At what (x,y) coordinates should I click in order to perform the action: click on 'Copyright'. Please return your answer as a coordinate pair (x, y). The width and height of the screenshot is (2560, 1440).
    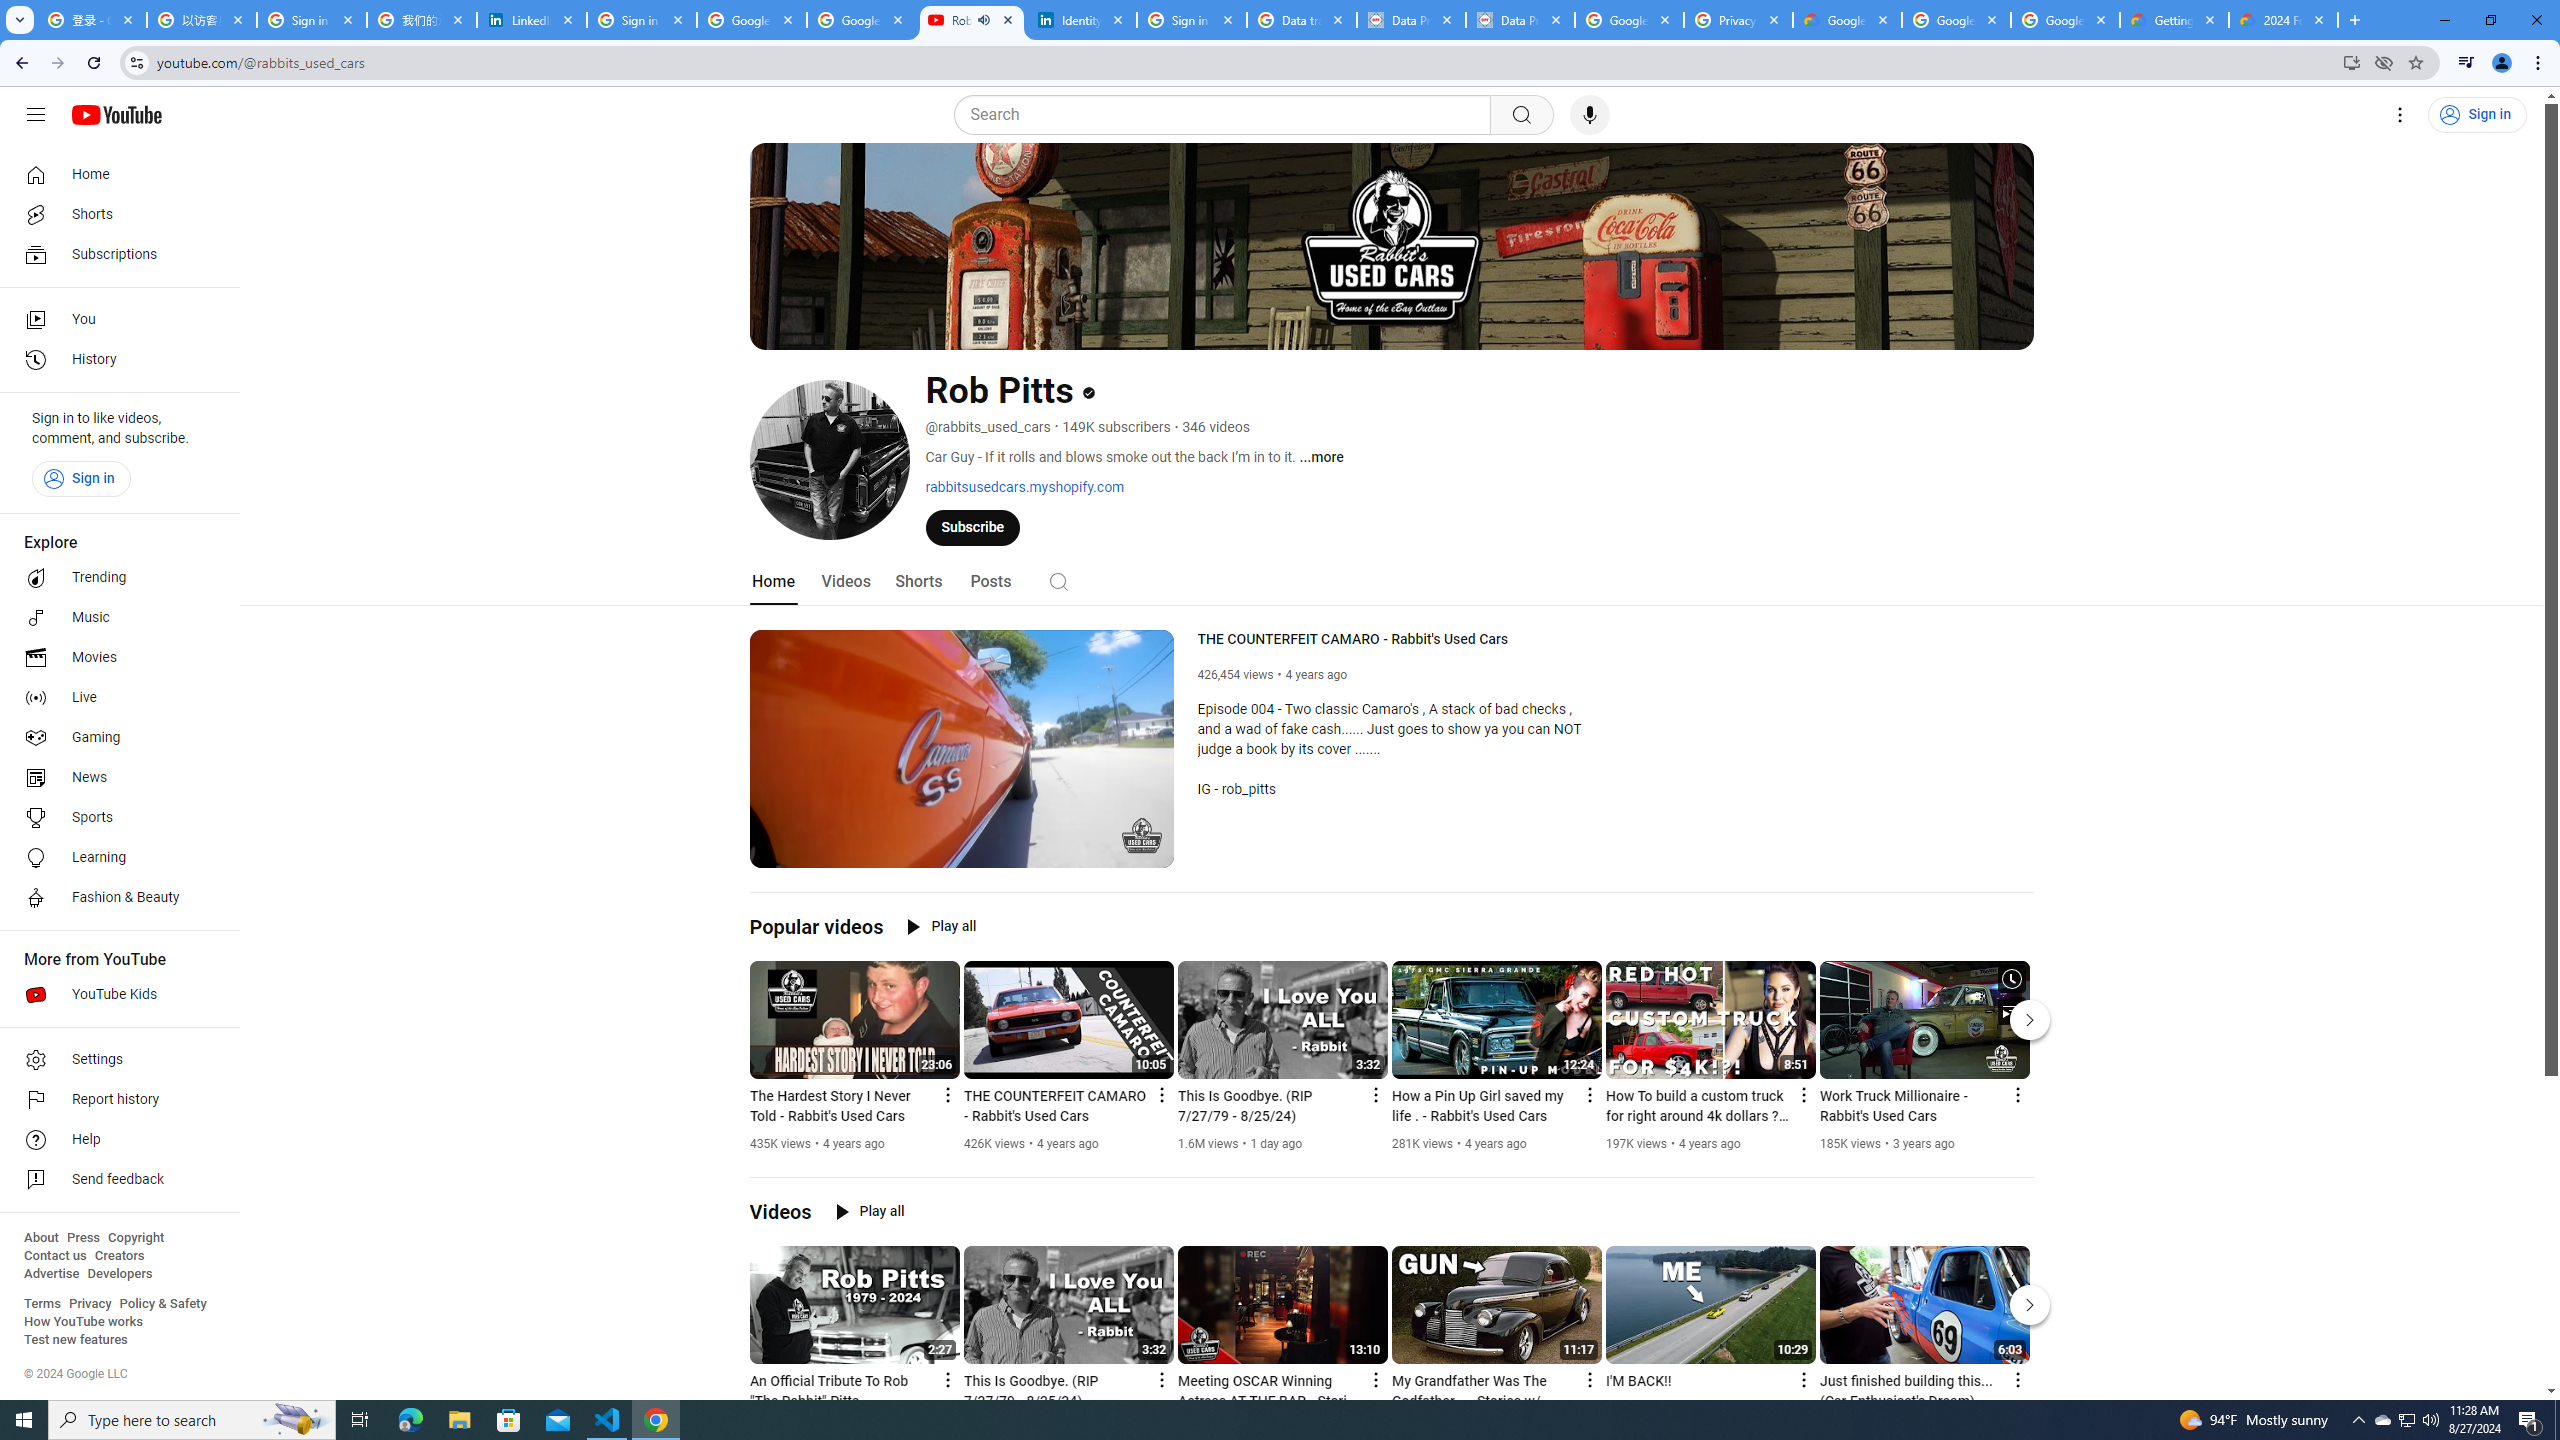
    Looking at the image, I should click on (134, 1237).